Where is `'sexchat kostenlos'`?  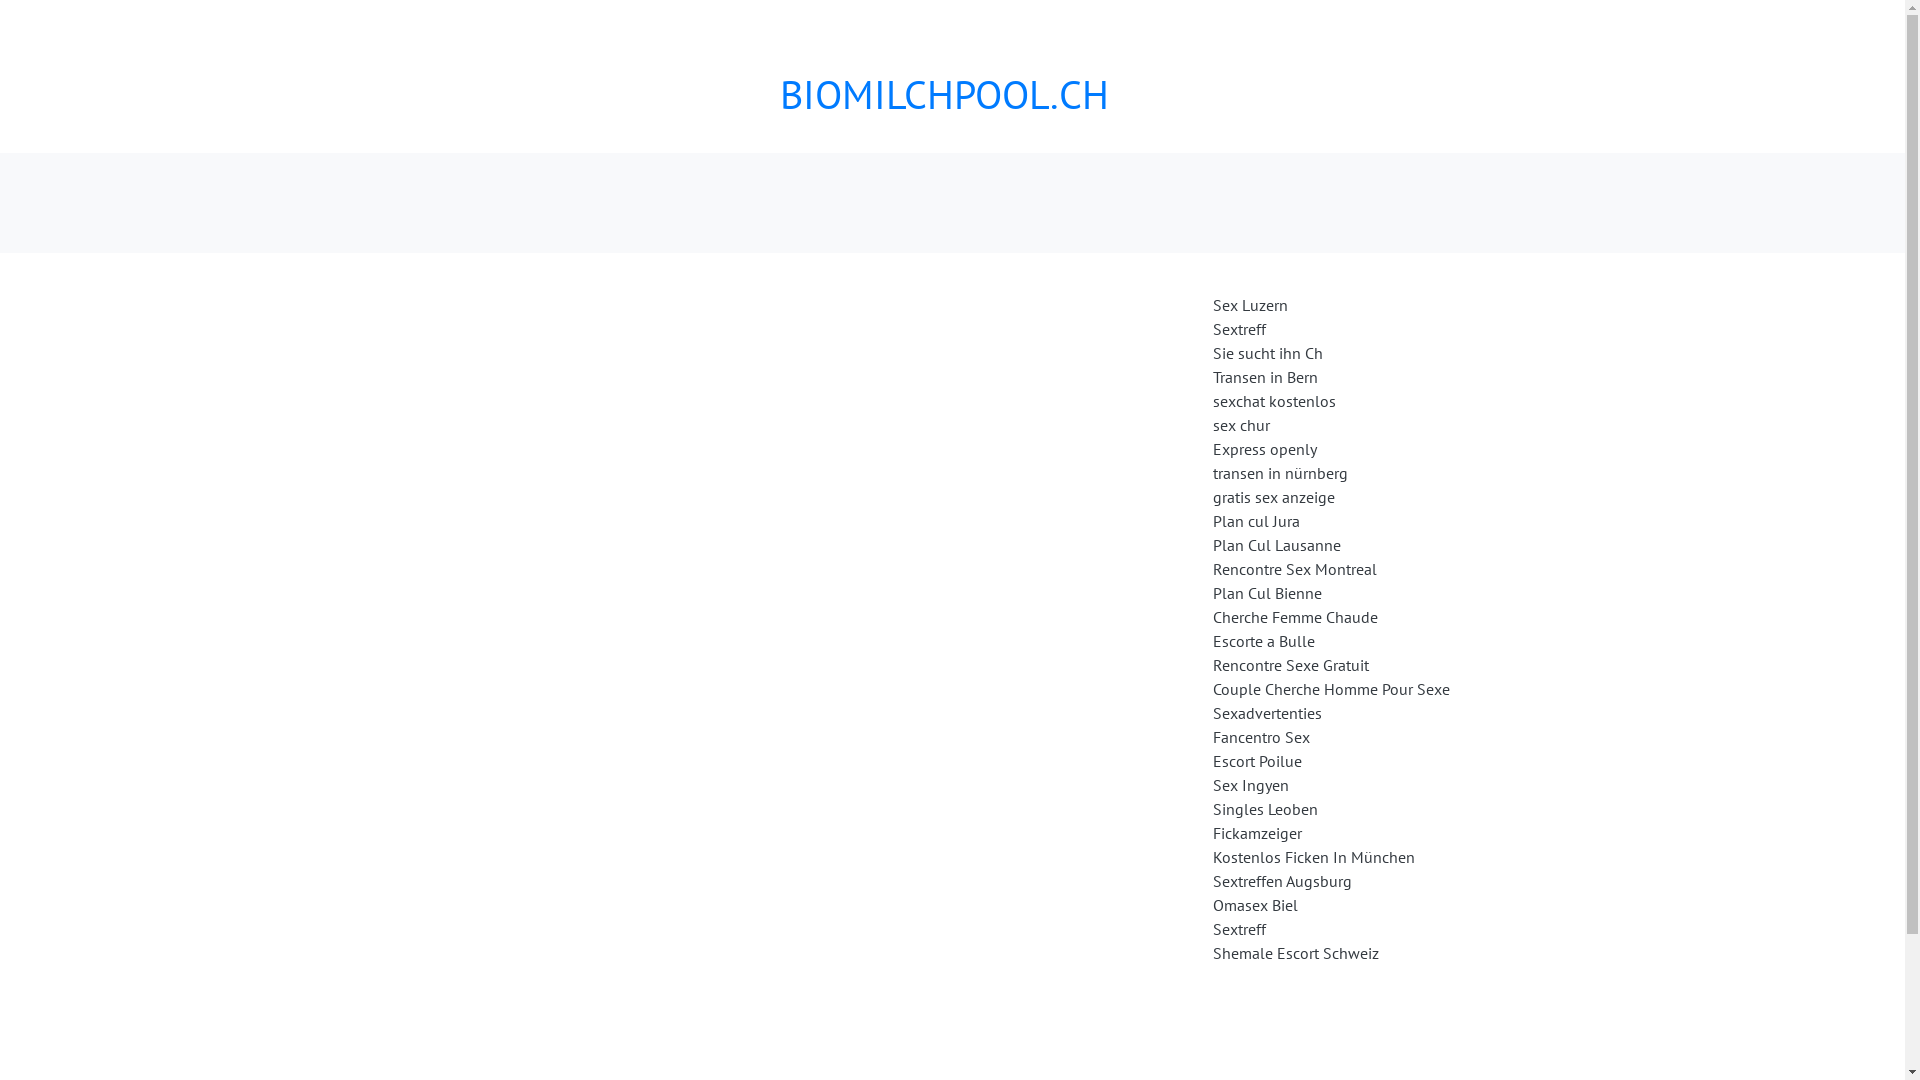
'sexchat kostenlos' is located at coordinates (1272, 401).